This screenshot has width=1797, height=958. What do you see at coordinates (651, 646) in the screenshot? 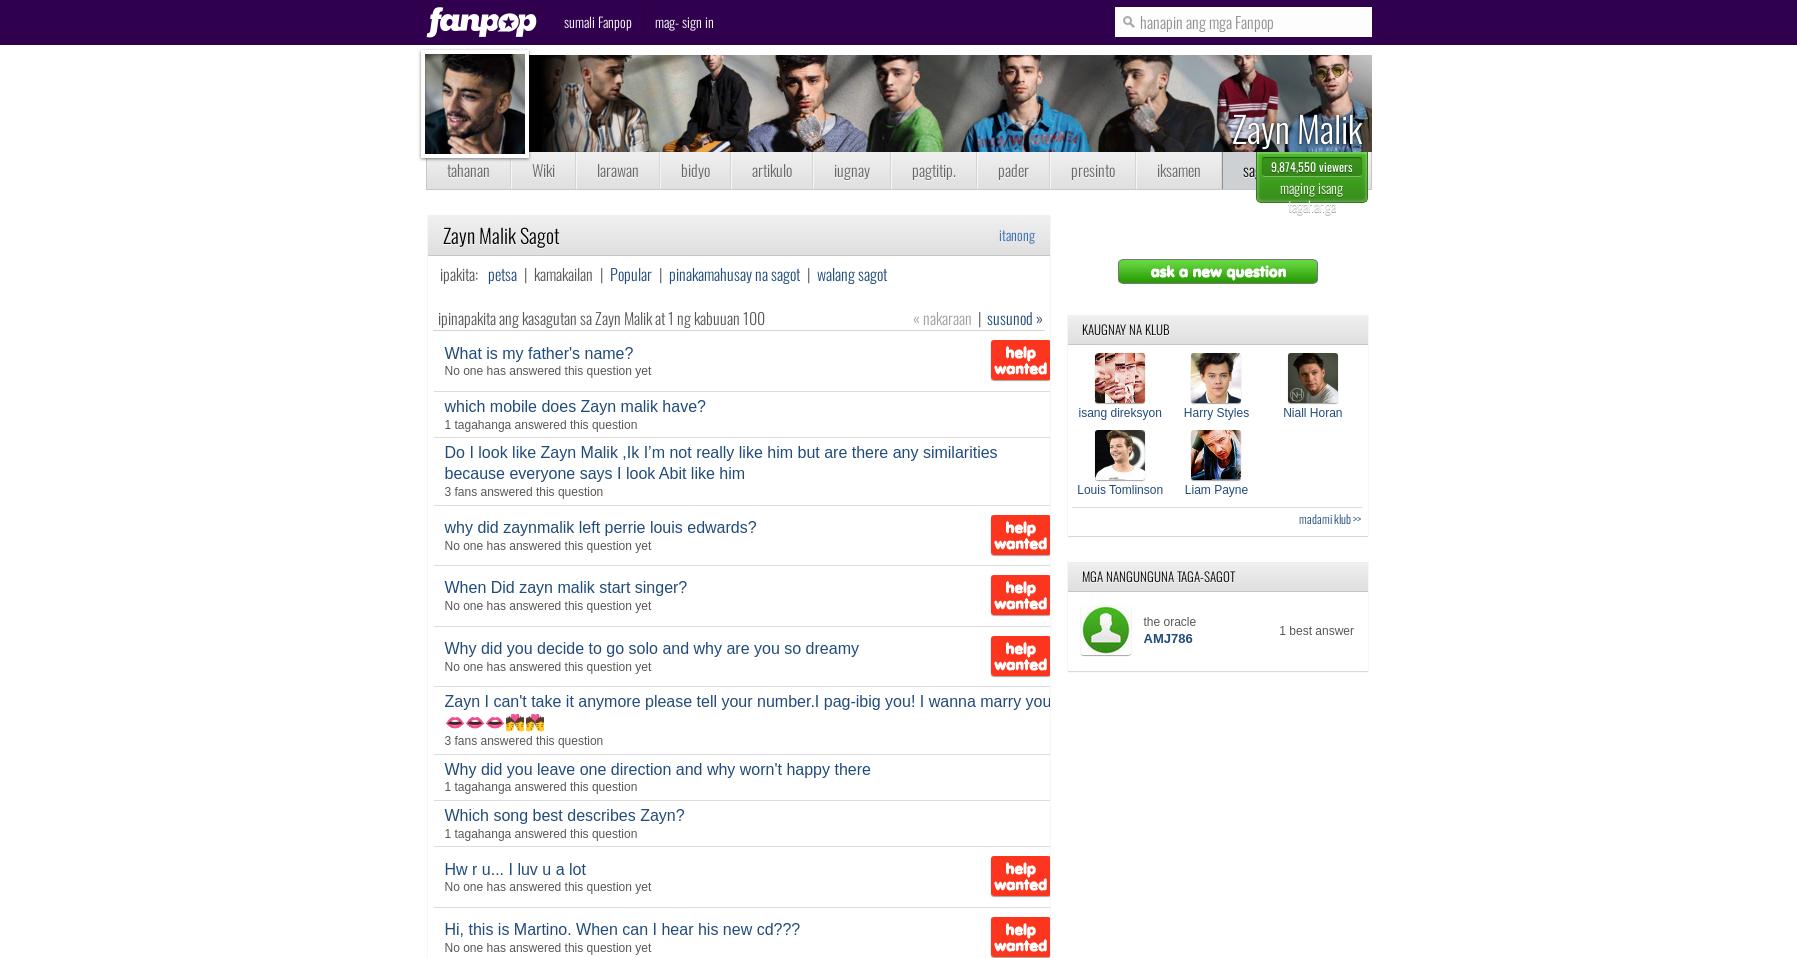
I see `'Why did you decide to go solo and why are you so dreamy'` at bounding box center [651, 646].